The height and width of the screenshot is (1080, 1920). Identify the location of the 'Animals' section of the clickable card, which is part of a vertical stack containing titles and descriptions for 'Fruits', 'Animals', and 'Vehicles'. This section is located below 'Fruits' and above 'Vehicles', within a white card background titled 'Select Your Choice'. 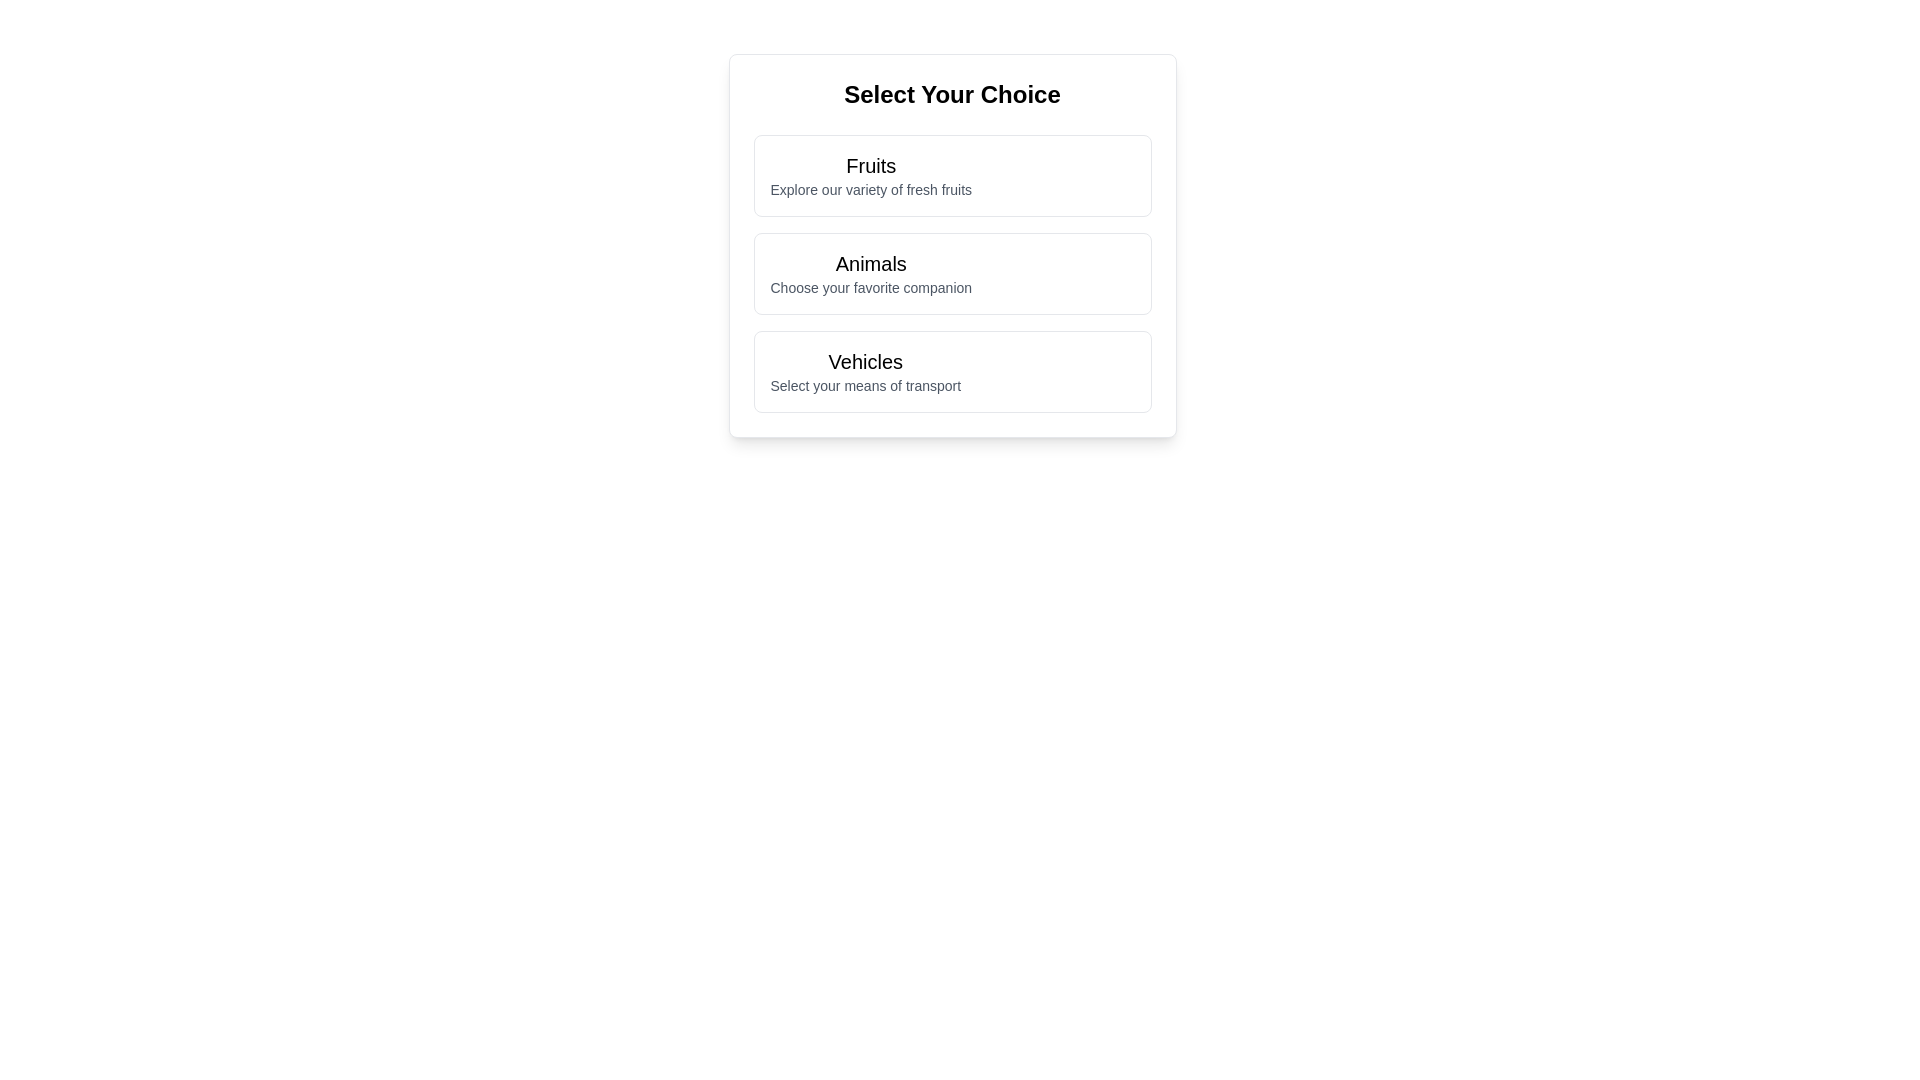
(951, 273).